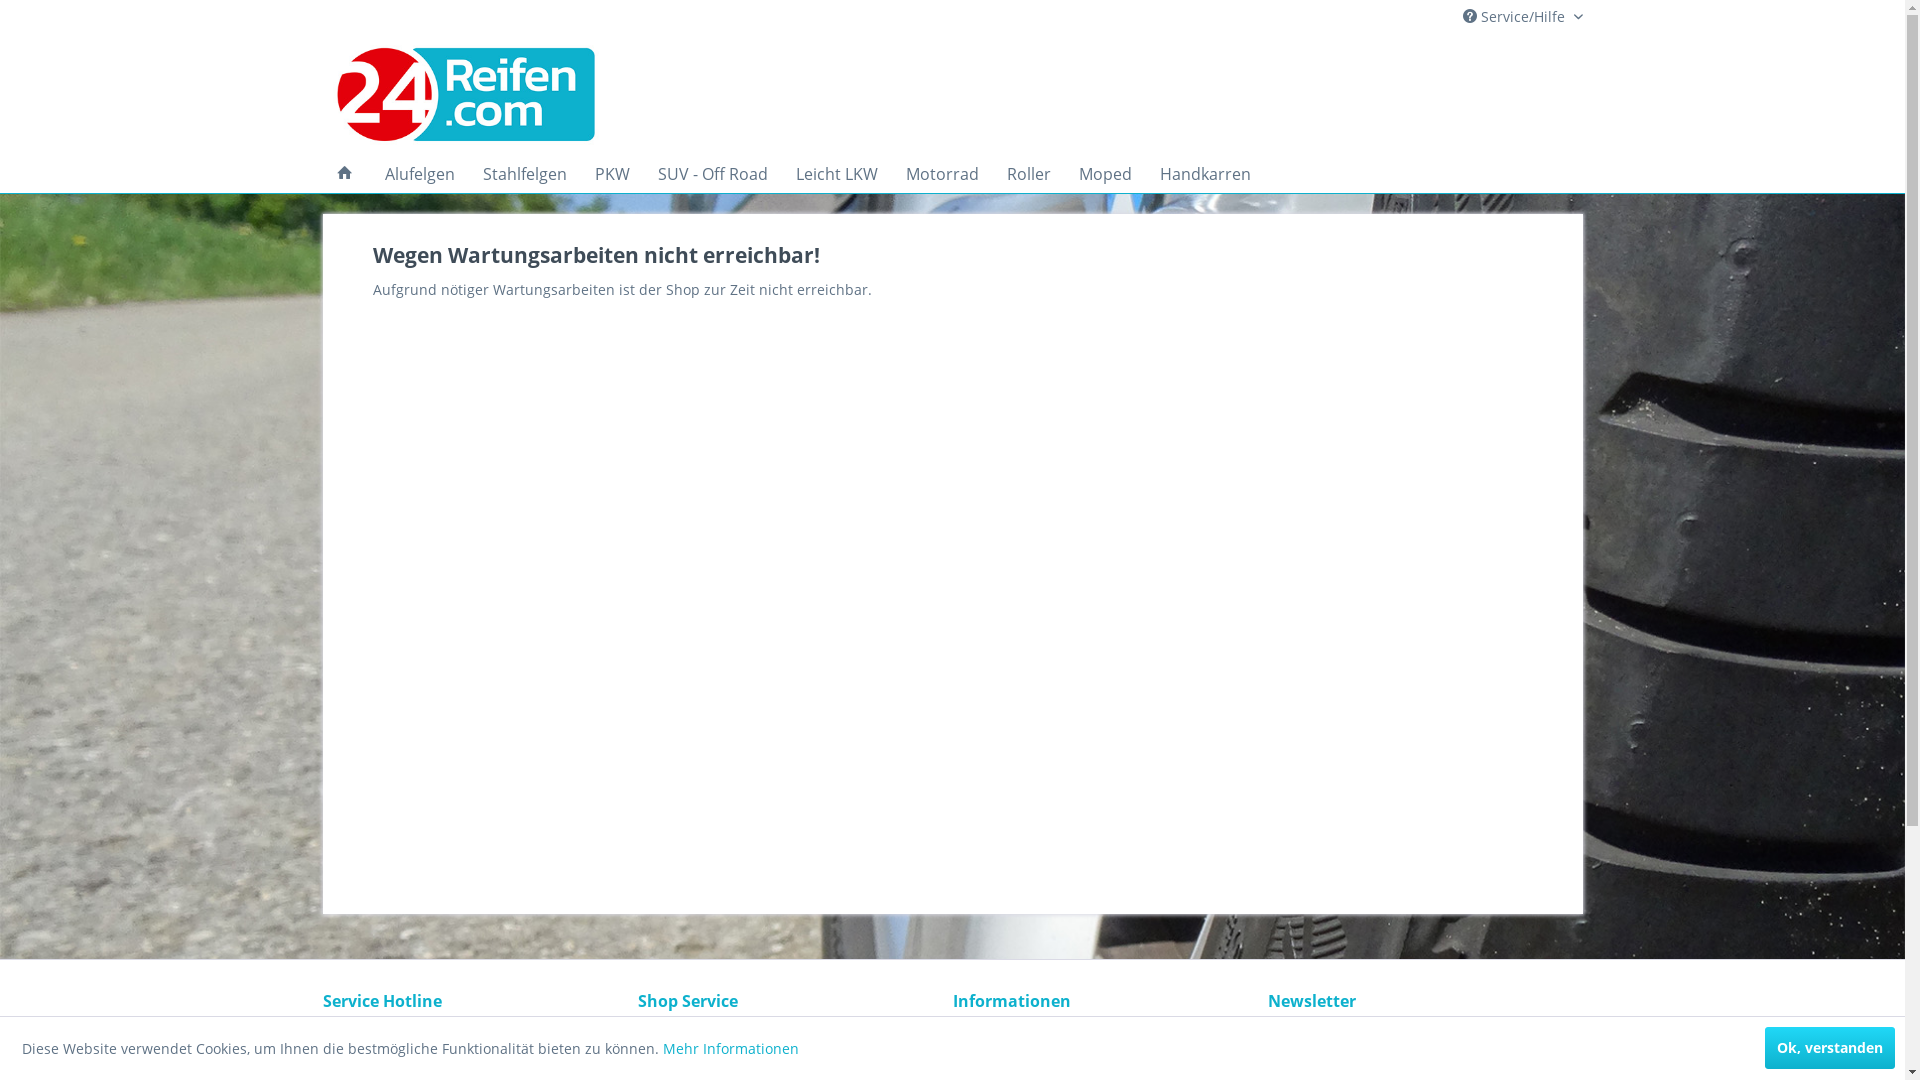 This screenshot has height=1080, width=1920. What do you see at coordinates (836, 172) in the screenshot?
I see `'Leicht LKW'` at bounding box center [836, 172].